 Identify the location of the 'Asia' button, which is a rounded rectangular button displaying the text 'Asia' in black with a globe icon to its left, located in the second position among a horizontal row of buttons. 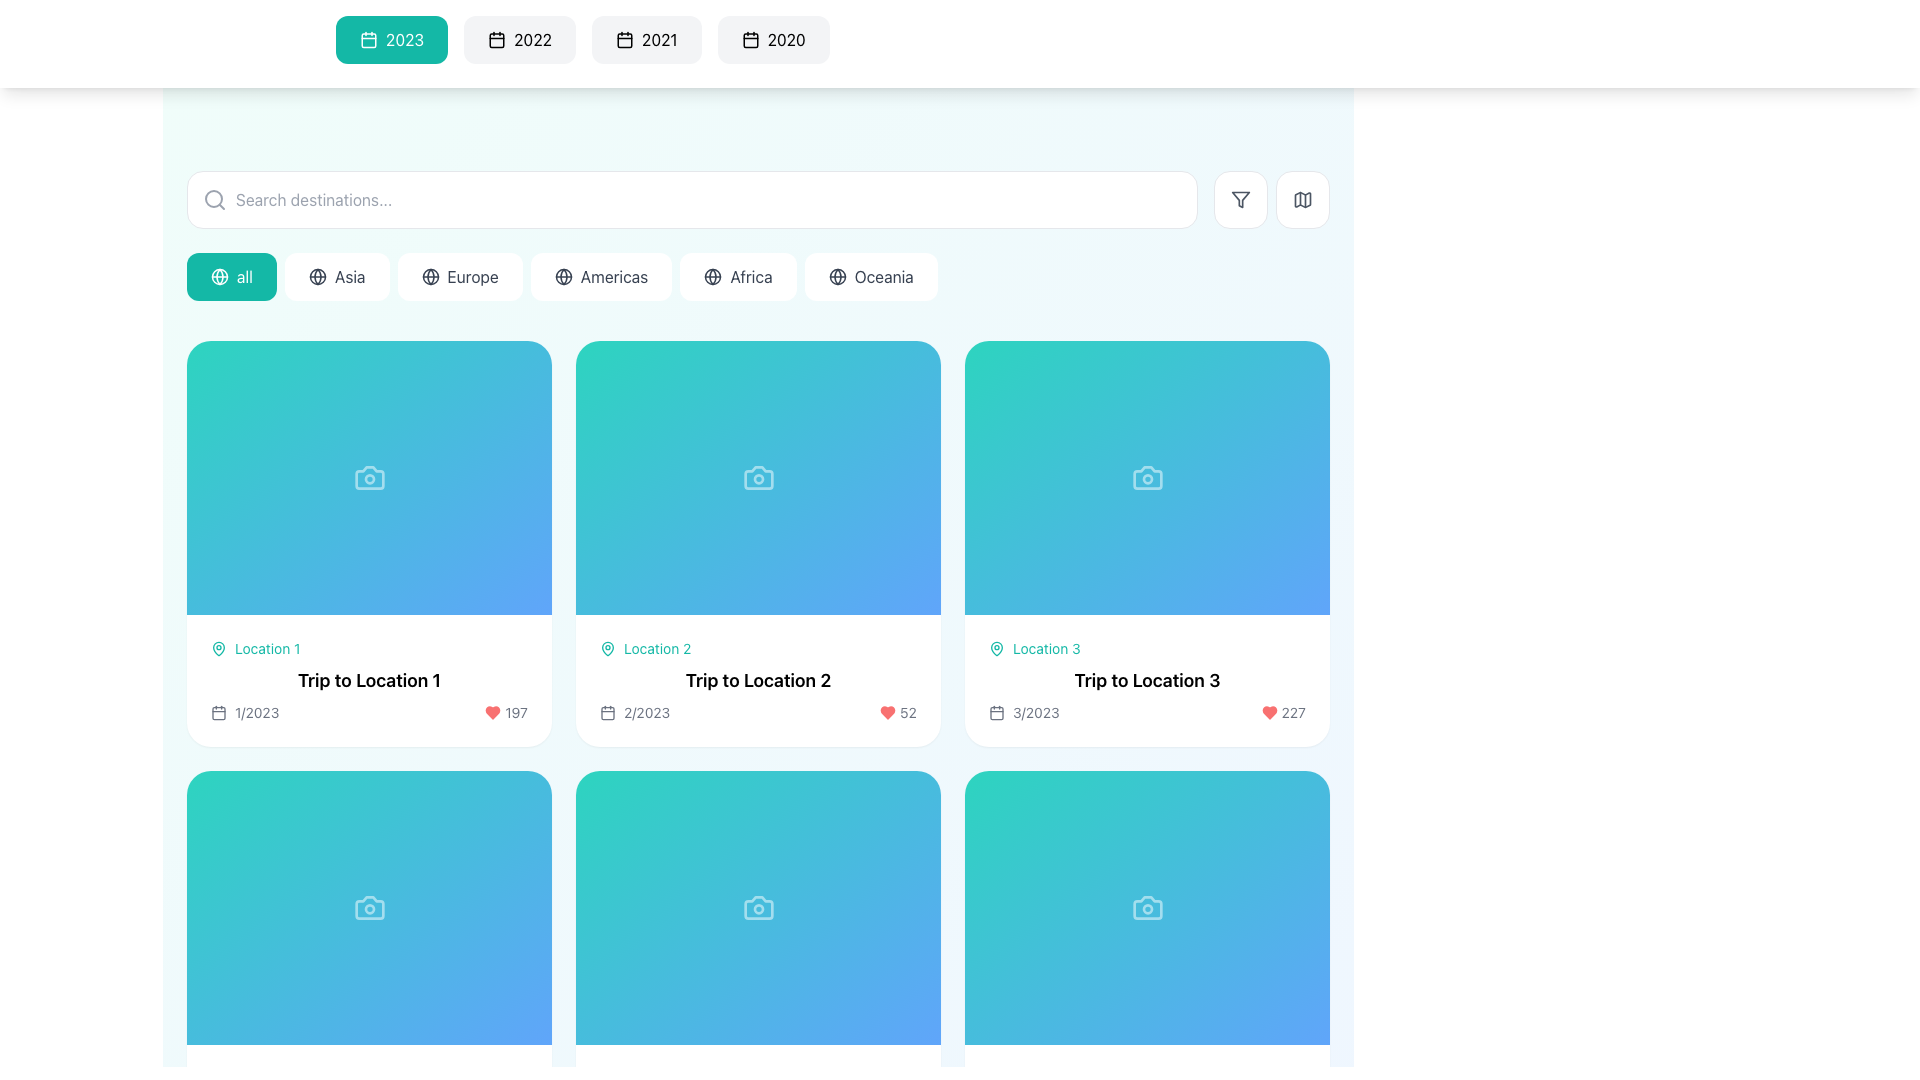
(337, 277).